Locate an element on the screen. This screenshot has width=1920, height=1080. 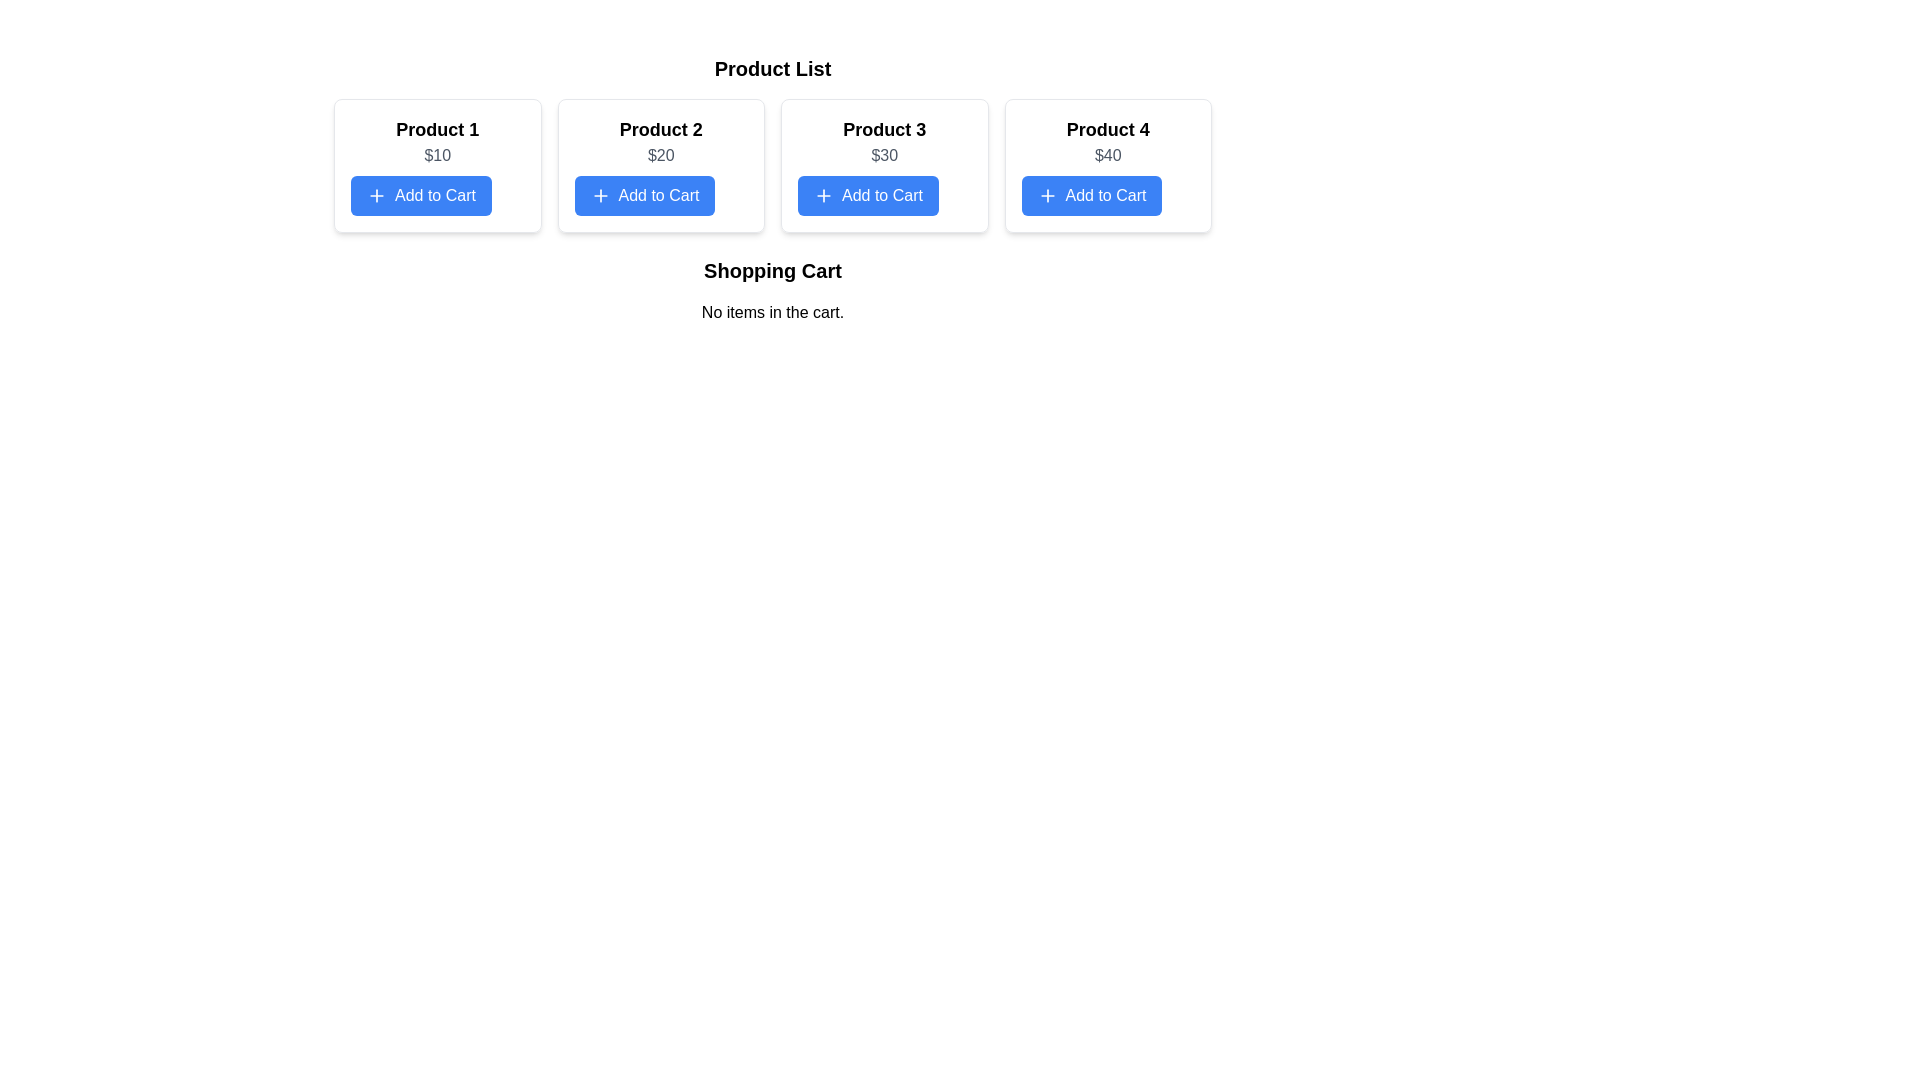
the button that adds 'Product 4' priced at '$40' to the shopping cart is located at coordinates (1090, 196).